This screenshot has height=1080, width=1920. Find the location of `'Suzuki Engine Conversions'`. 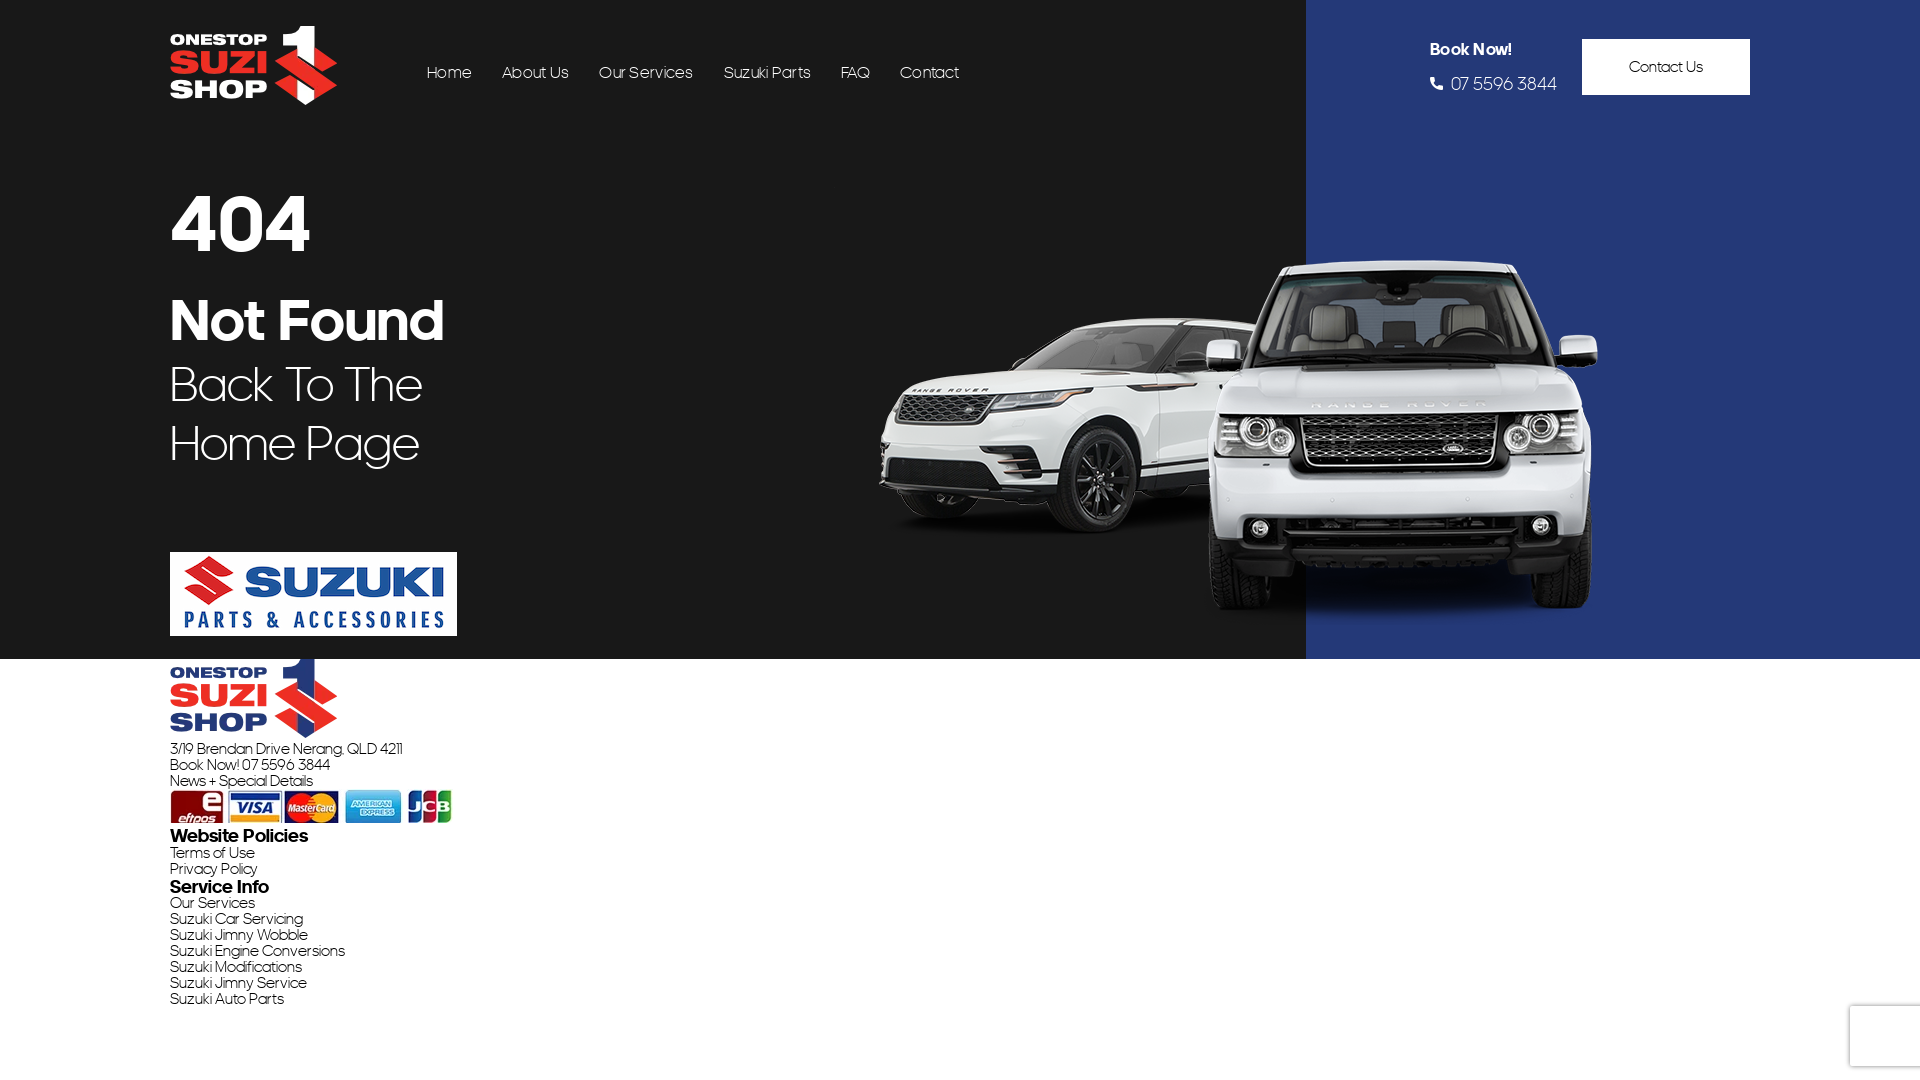

'Suzuki Engine Conversions' is located at coordinates (256, 950).